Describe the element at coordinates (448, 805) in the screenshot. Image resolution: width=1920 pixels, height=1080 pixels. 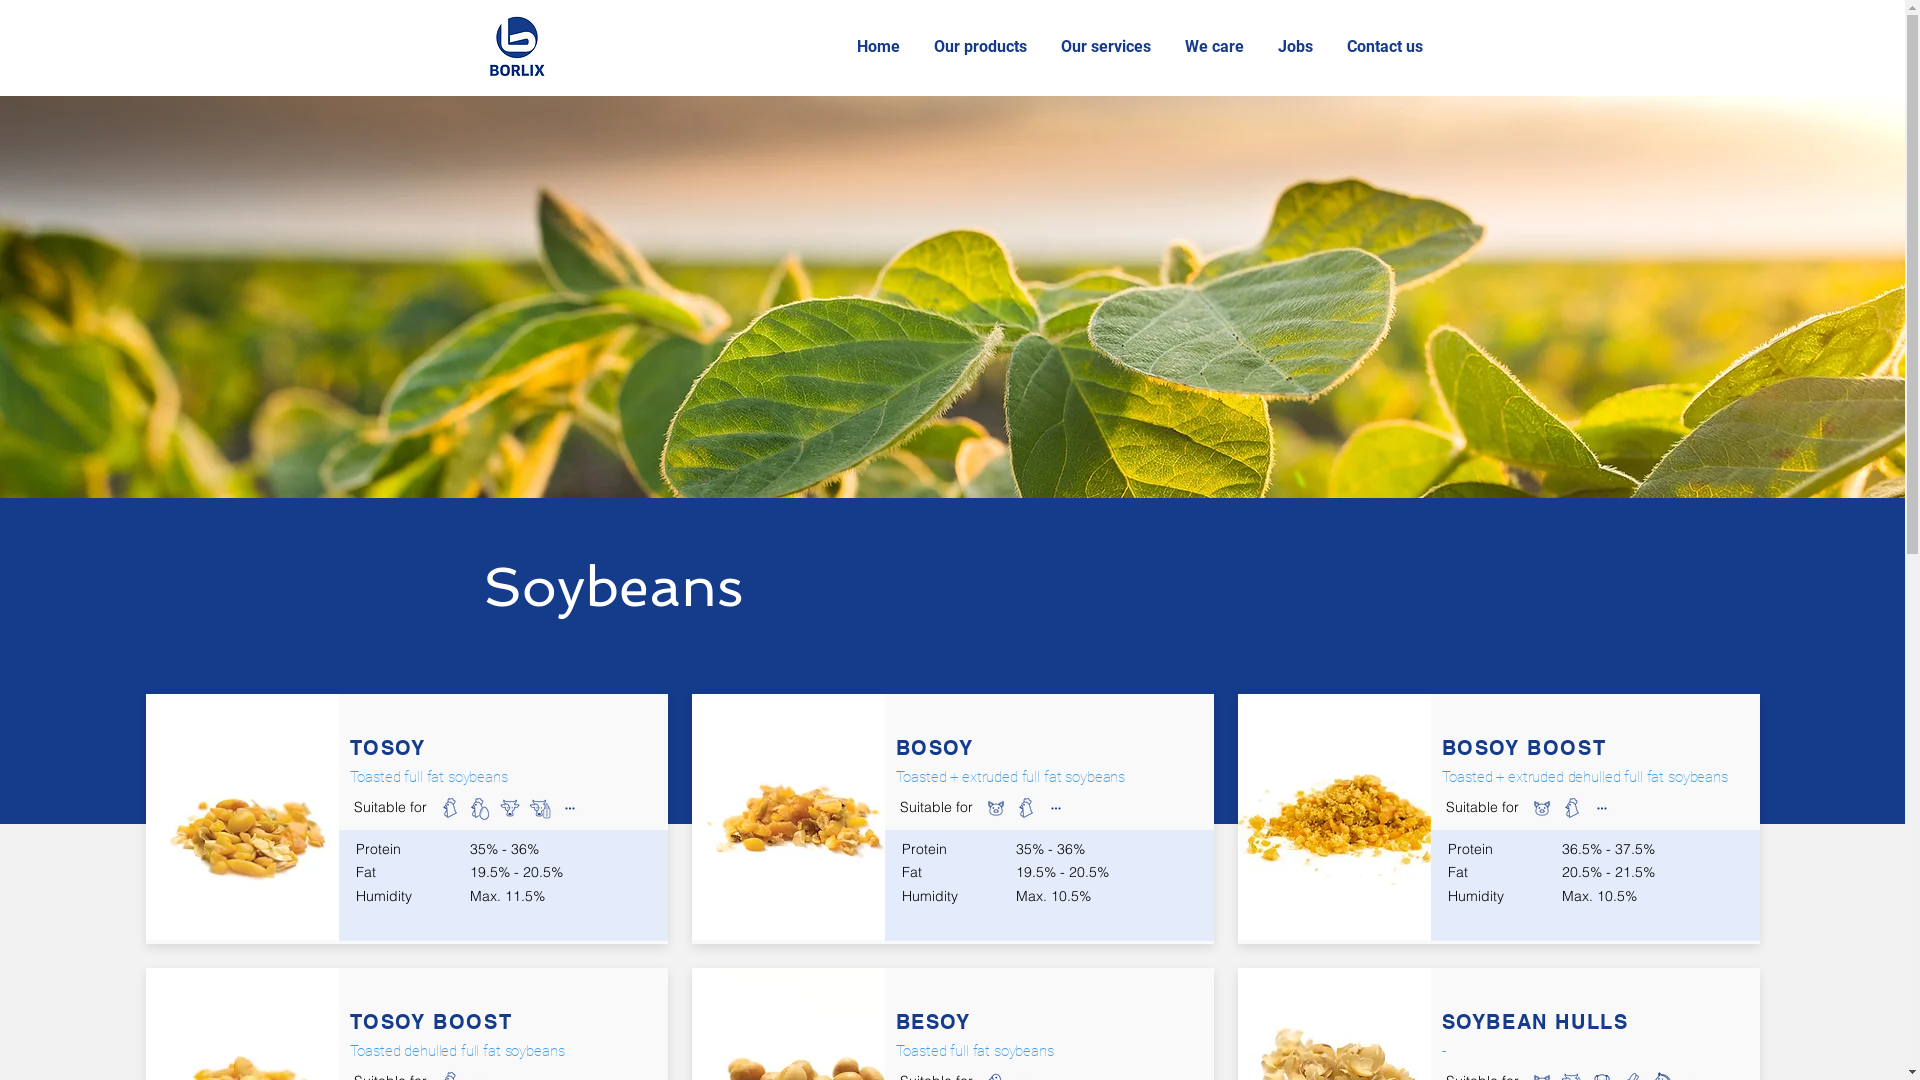
I see `'Broilers'` at that location.